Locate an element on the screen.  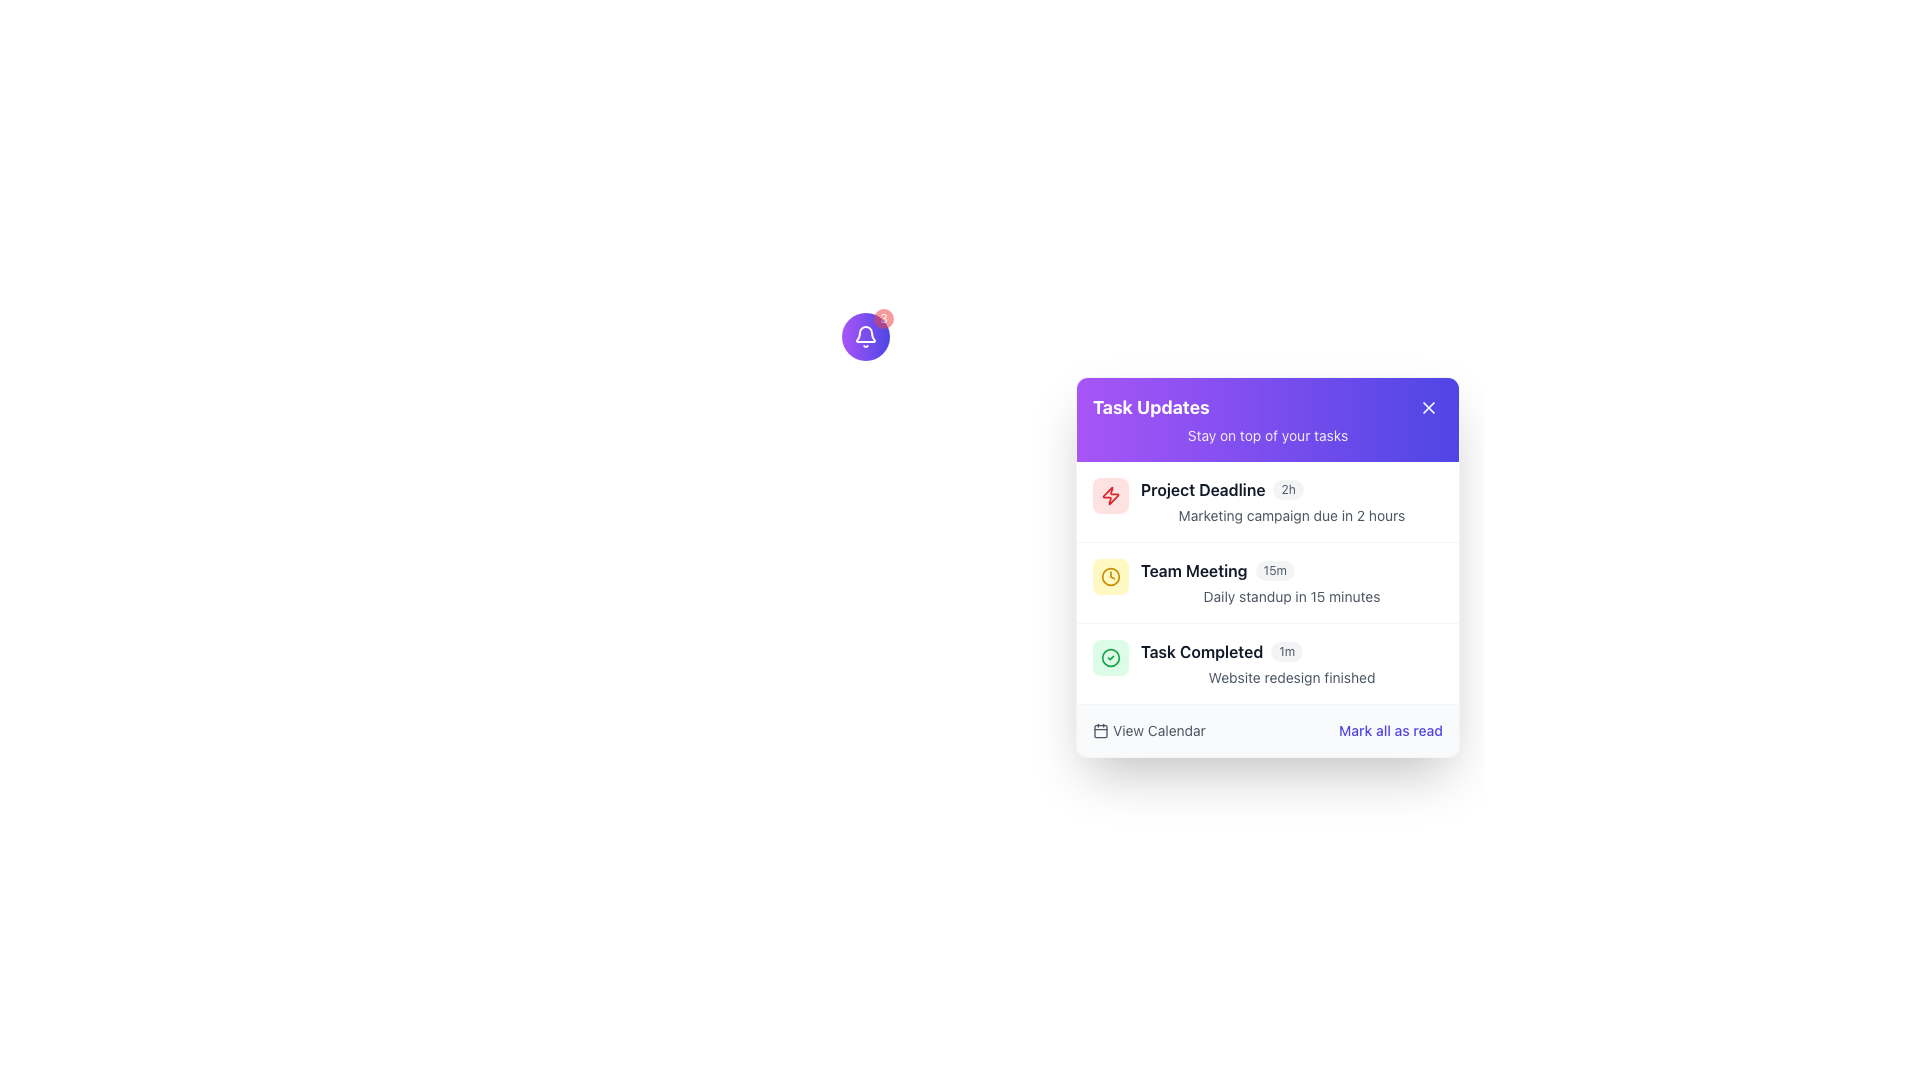
text label that displays 'Website redesign finished', which is styled with a small font size and gray color, located below the 'Task Completed' heading is located at coordinates (1291, 677).